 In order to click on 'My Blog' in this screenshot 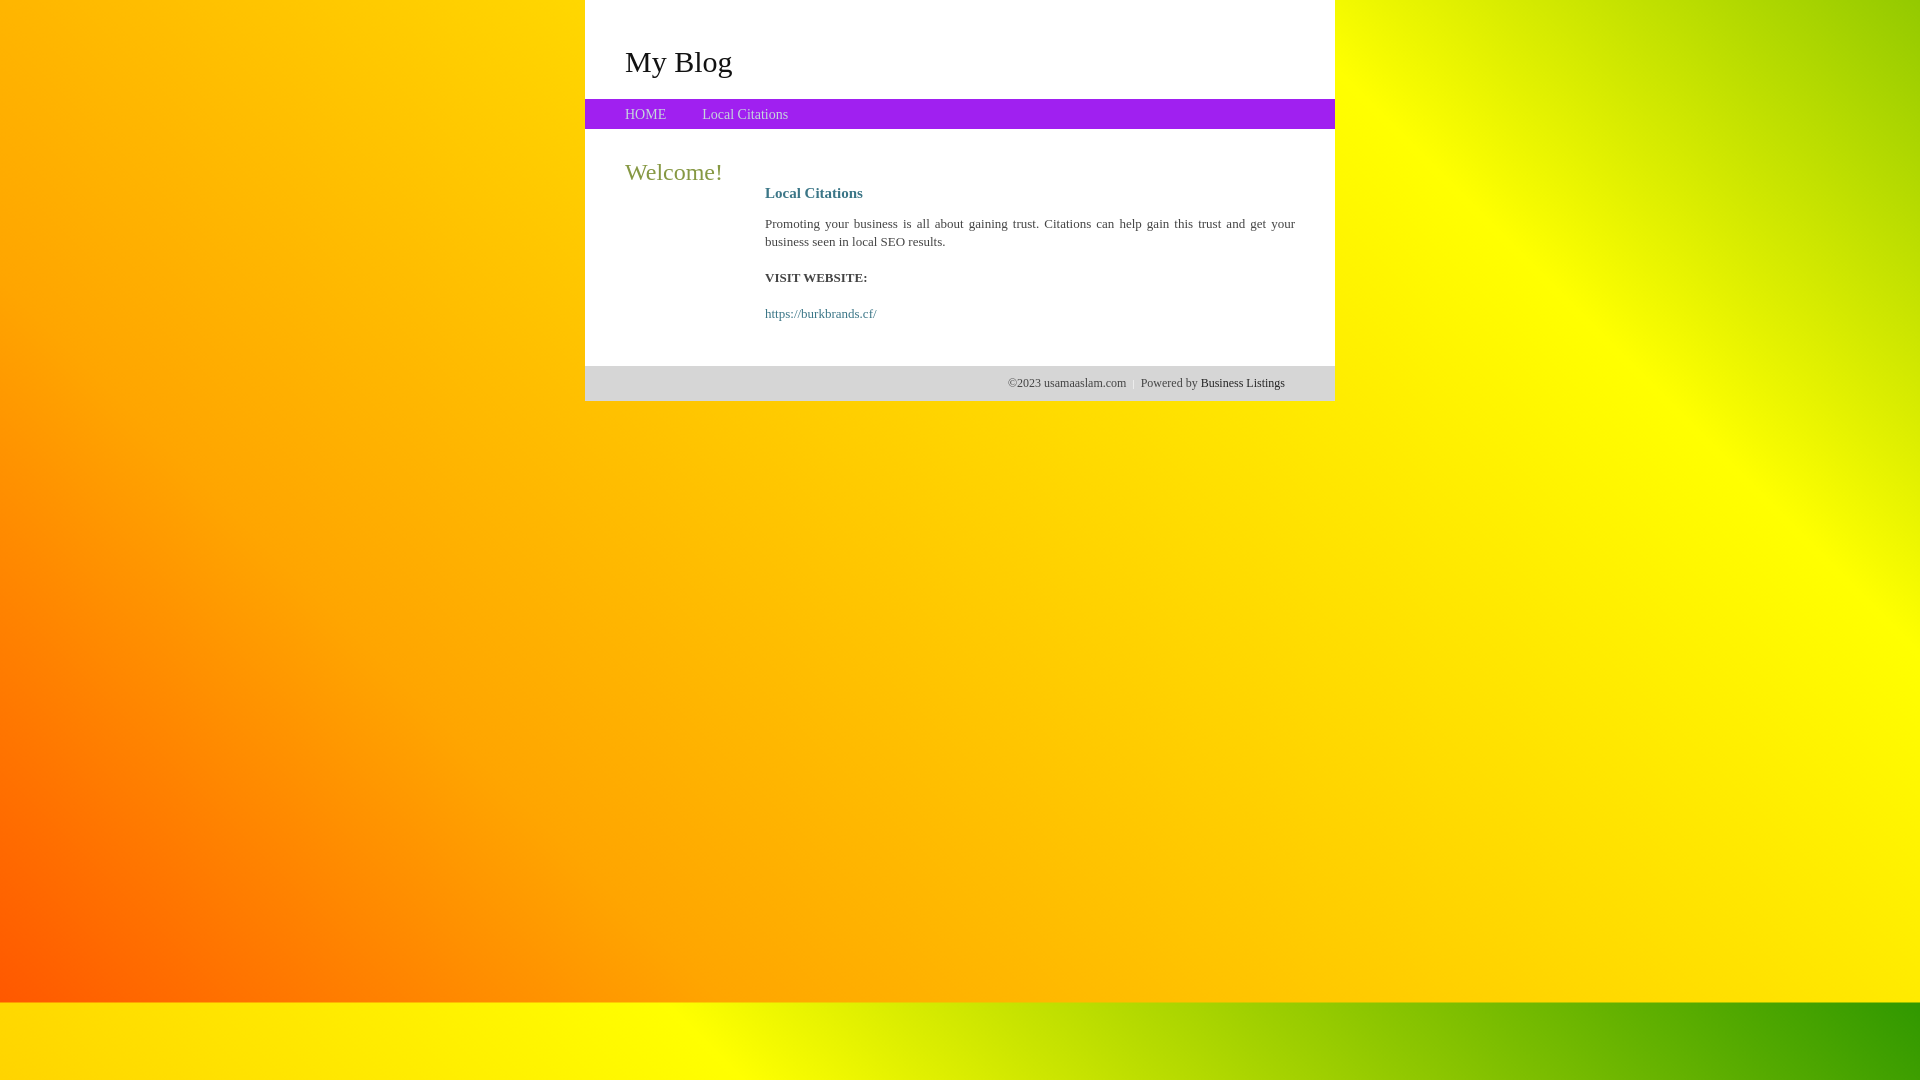, I will do `click(678, 60)`.